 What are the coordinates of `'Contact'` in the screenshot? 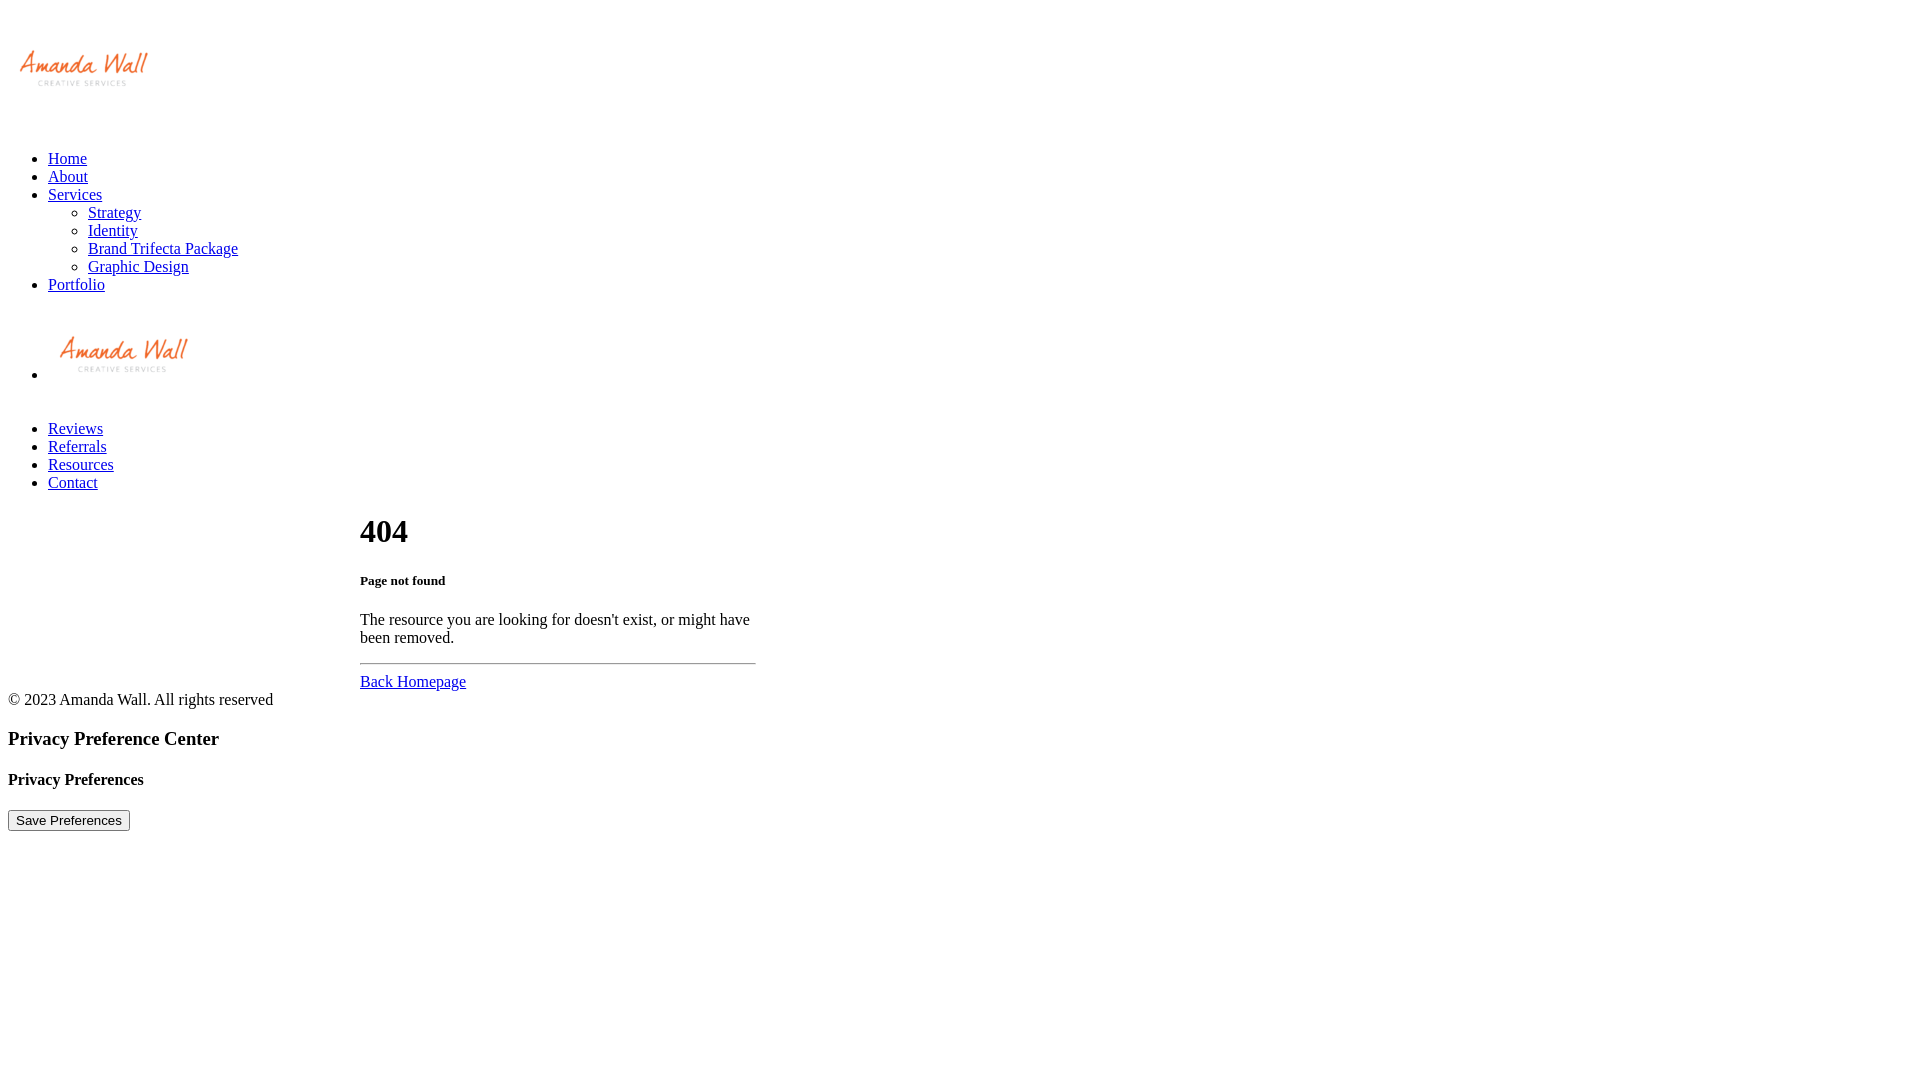 It's located at (48, 482).